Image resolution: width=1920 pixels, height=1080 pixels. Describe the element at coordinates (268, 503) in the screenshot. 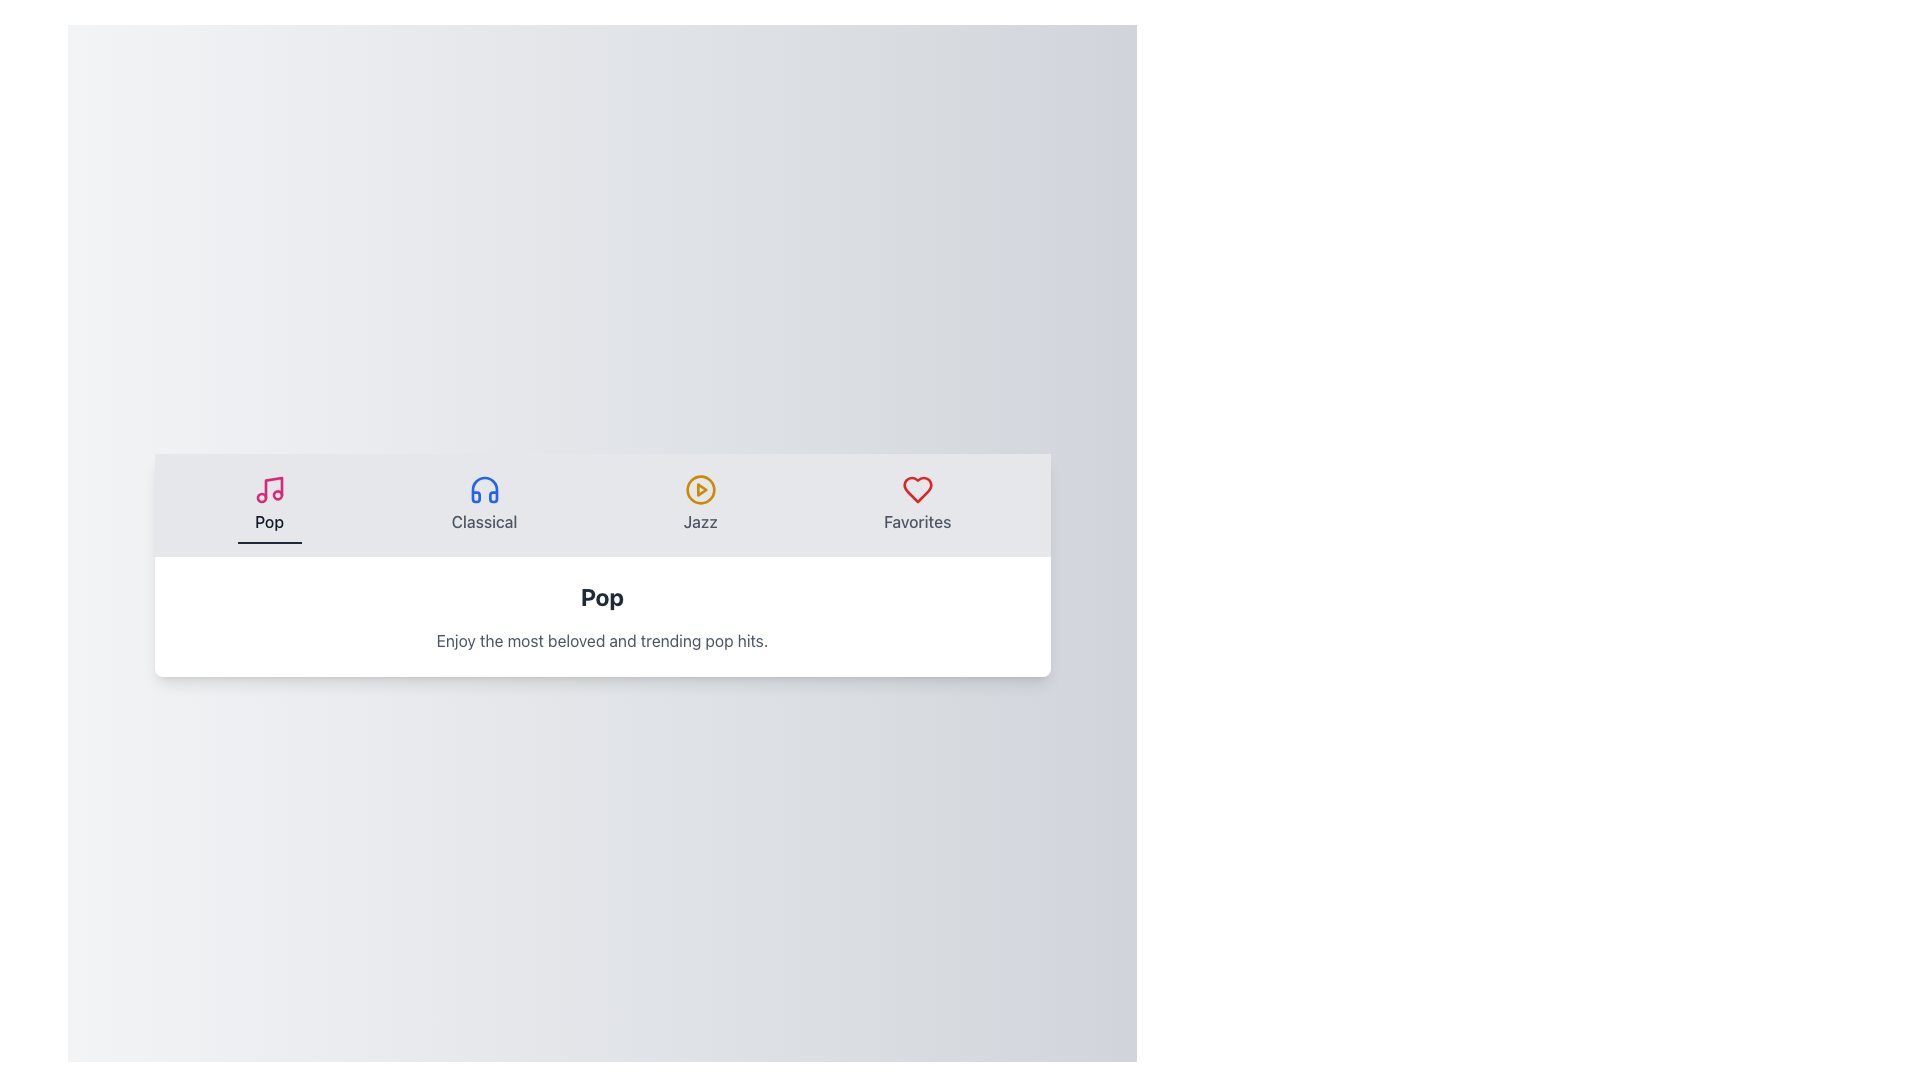

I see `the vertically-aligned button displaying a pink musical note icon above the text 'Pop'` at that location.